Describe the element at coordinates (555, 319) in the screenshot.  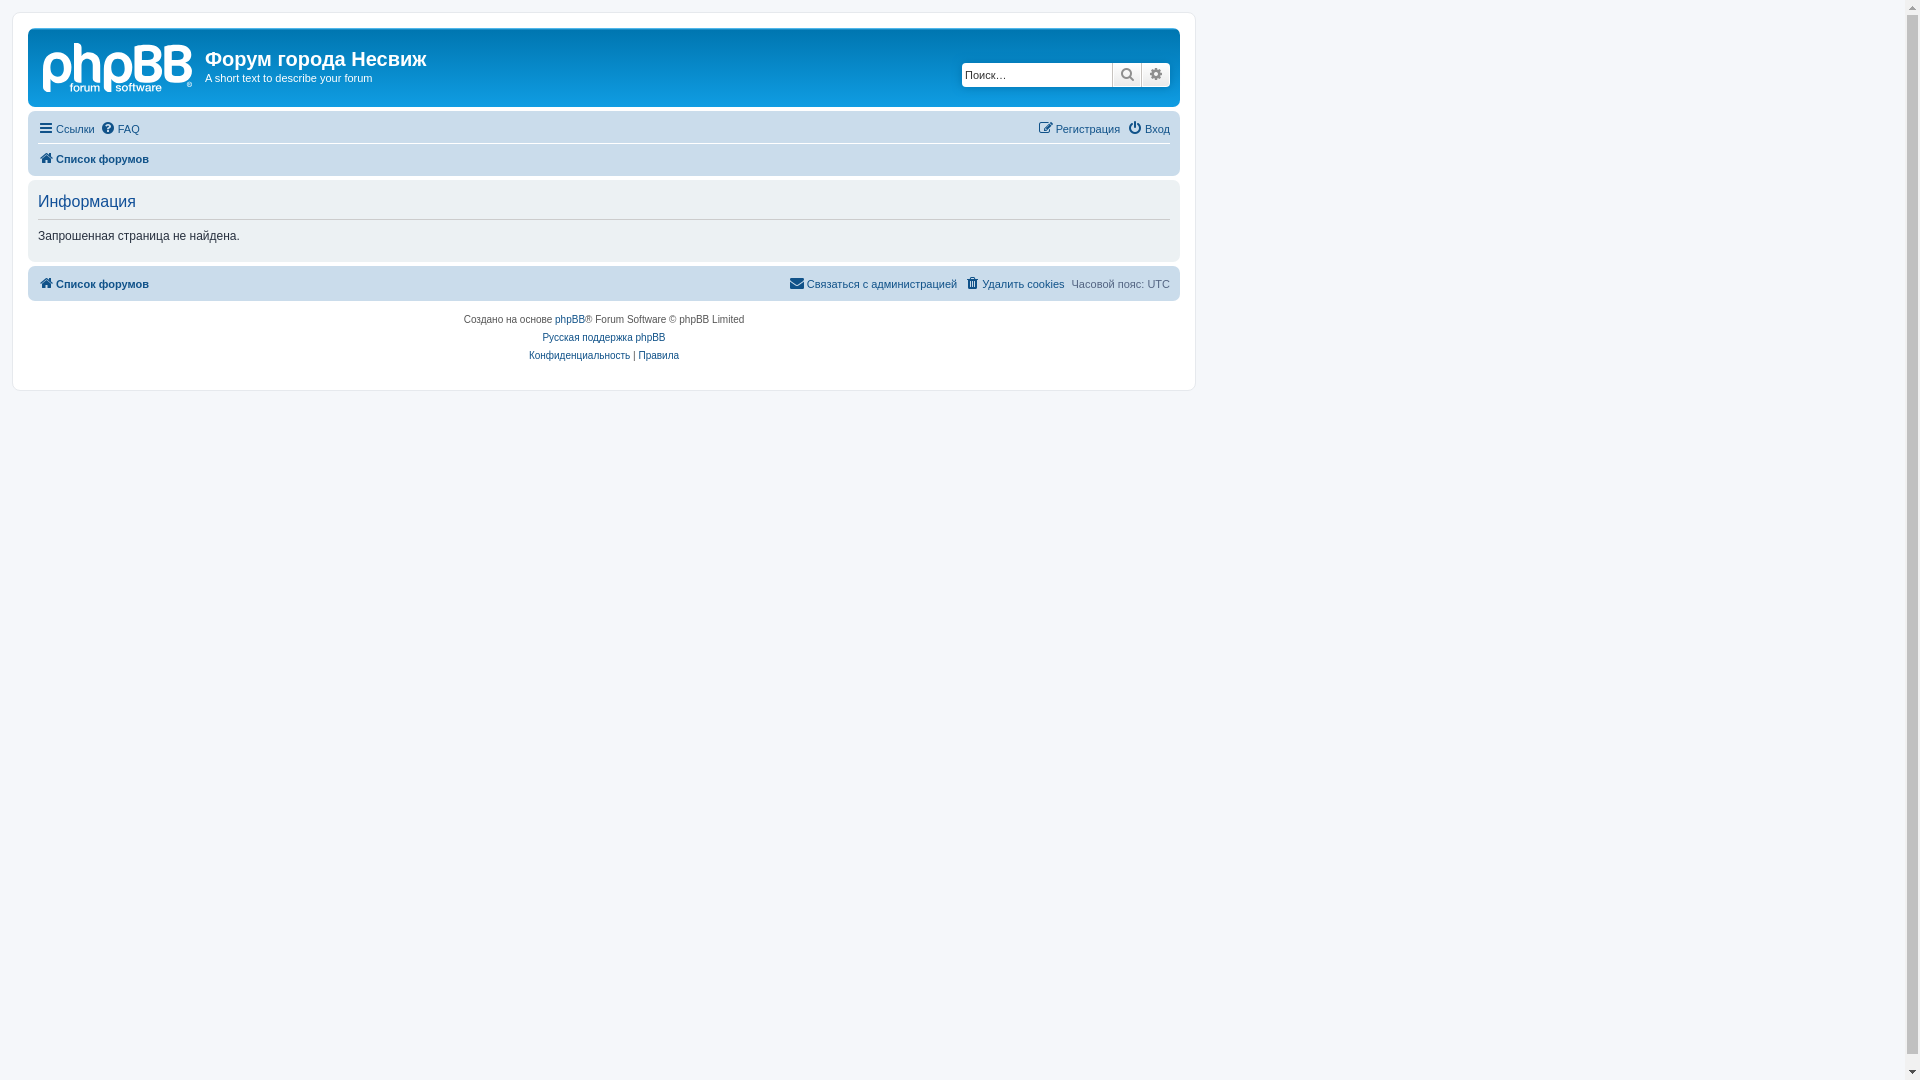
I see `'phpBB'` at that location.